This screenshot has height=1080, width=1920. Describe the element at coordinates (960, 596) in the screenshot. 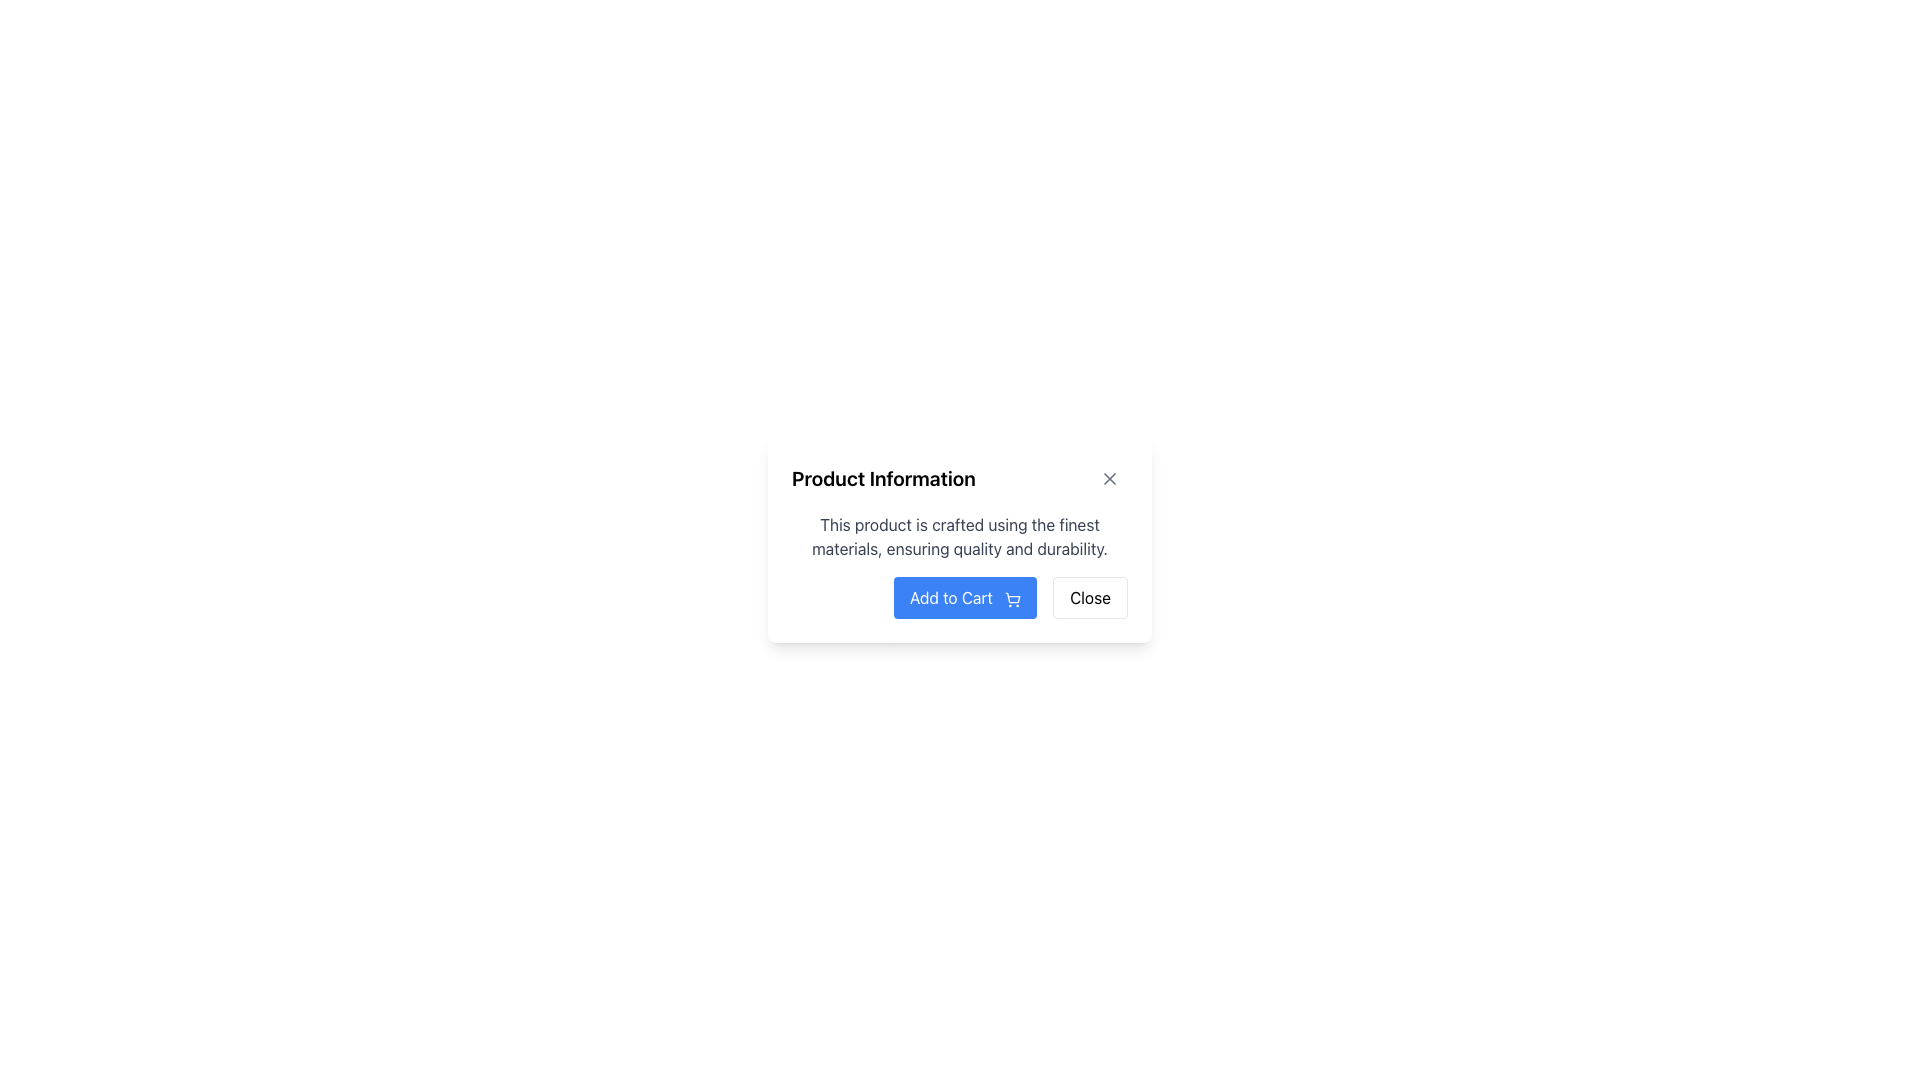

I see `the 'Add to Cart' button located at the bottom-right corner of the product information card` at that location.